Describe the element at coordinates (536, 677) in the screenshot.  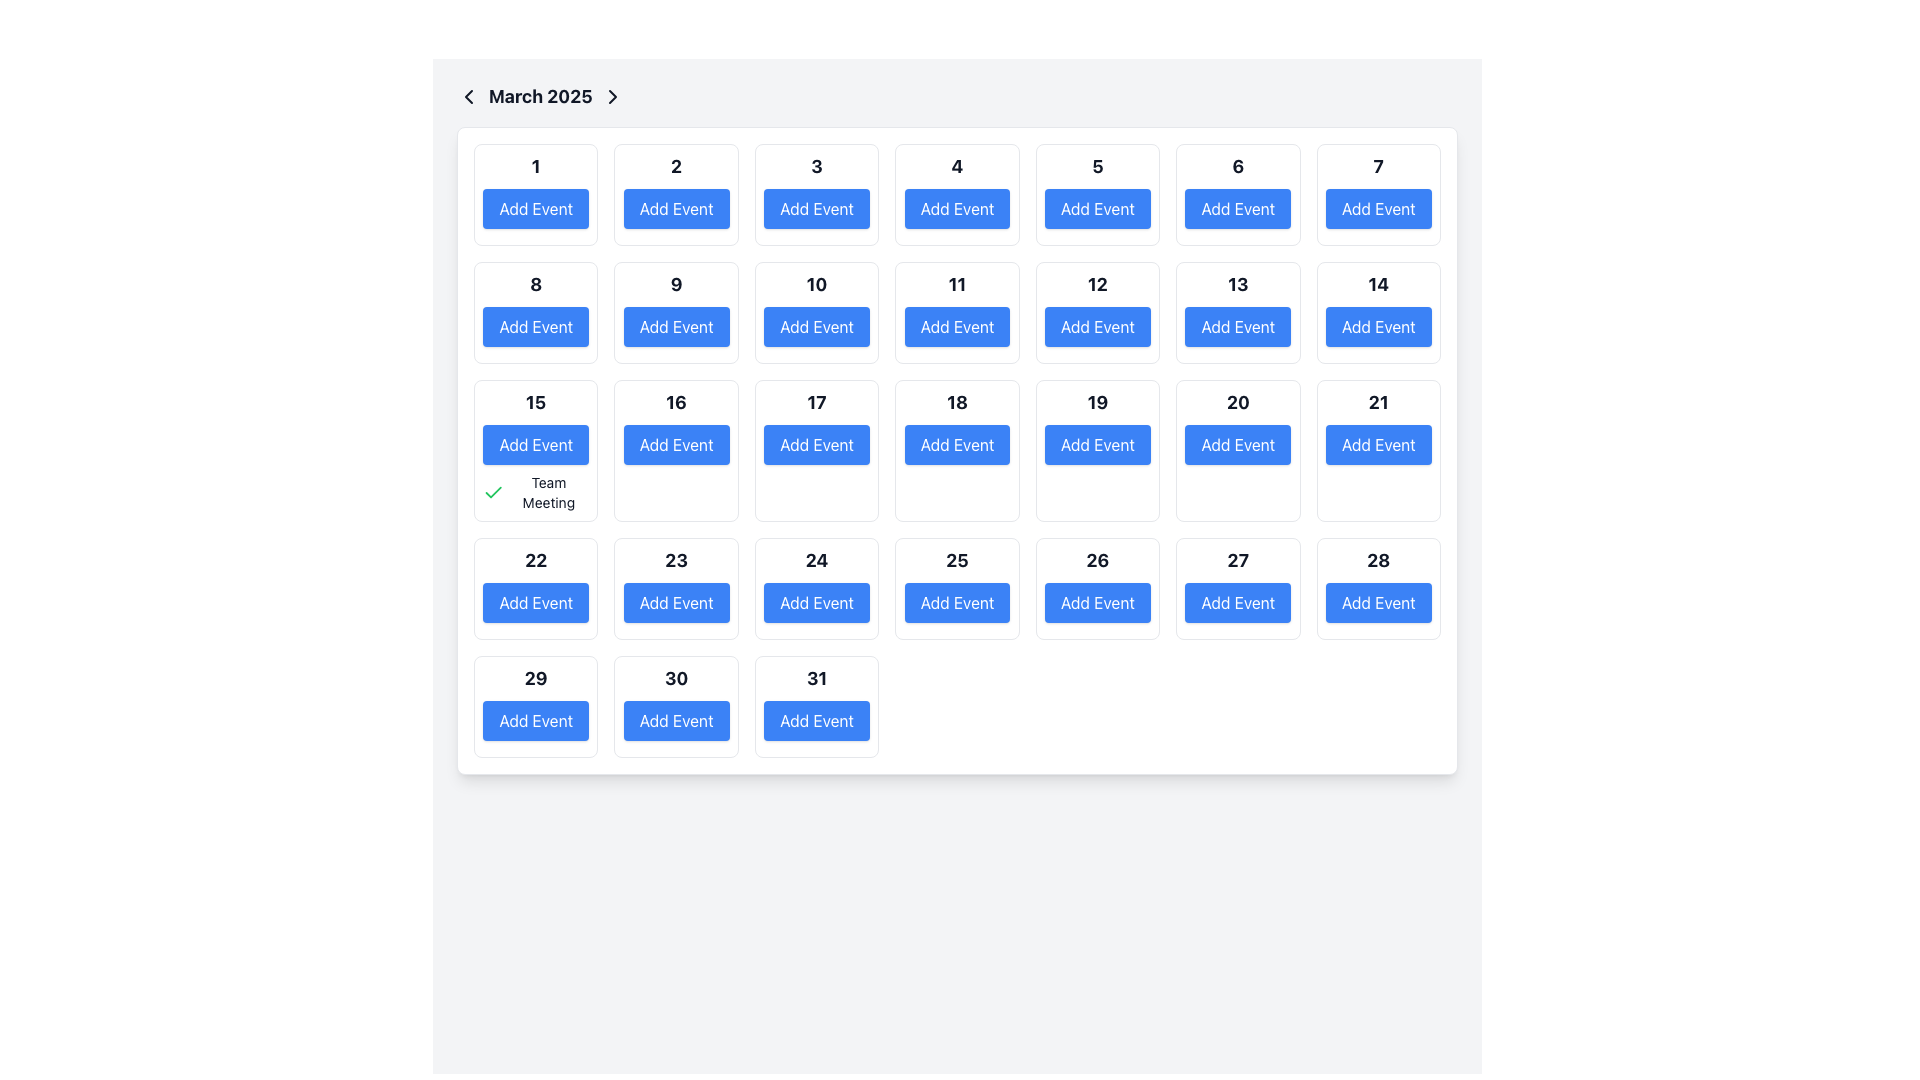
I see `the bold, large text label displaying the number '29' located in the last row, fifth column of the grid layout, above the 'Add Event' button` at that location.